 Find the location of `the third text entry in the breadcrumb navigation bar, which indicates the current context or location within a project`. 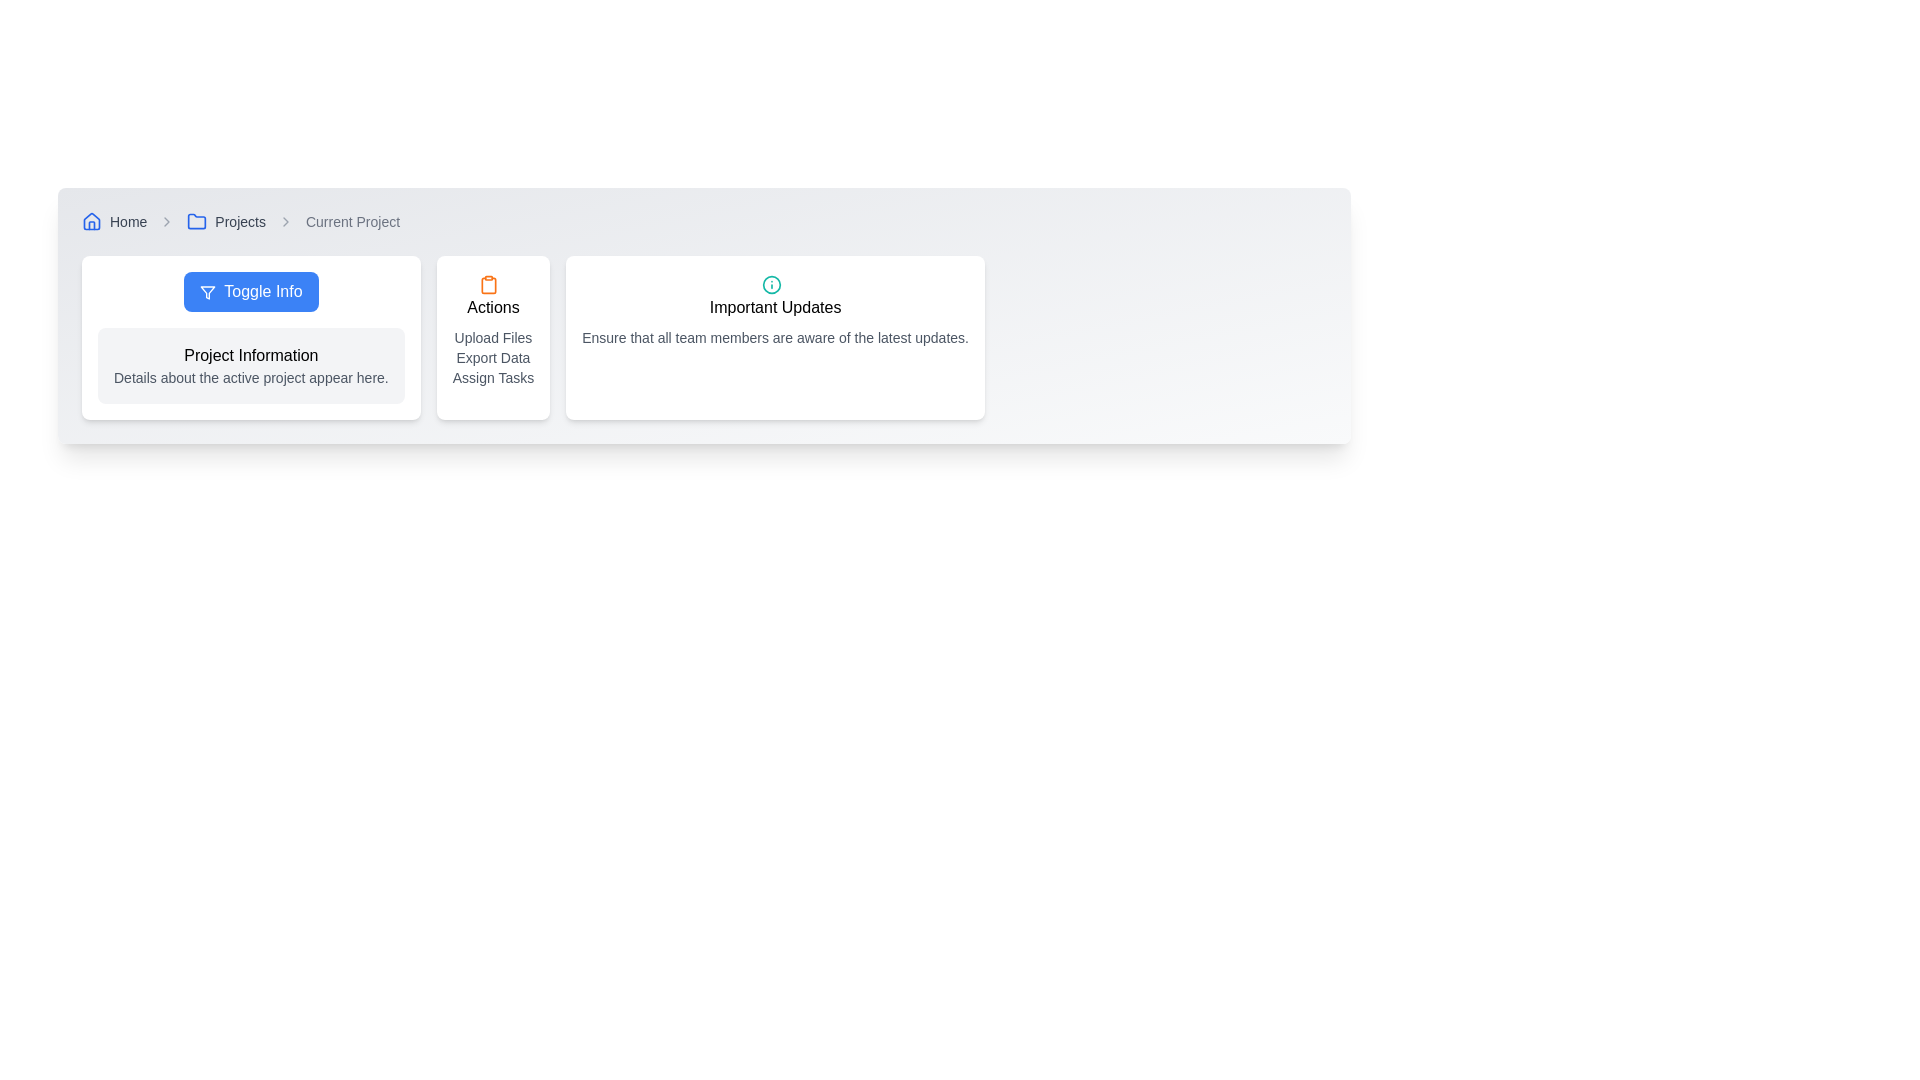

the third text entry in the breadcrumb navigation bar, which indicates the current context or location within a project is located at coordinates (353, 222).